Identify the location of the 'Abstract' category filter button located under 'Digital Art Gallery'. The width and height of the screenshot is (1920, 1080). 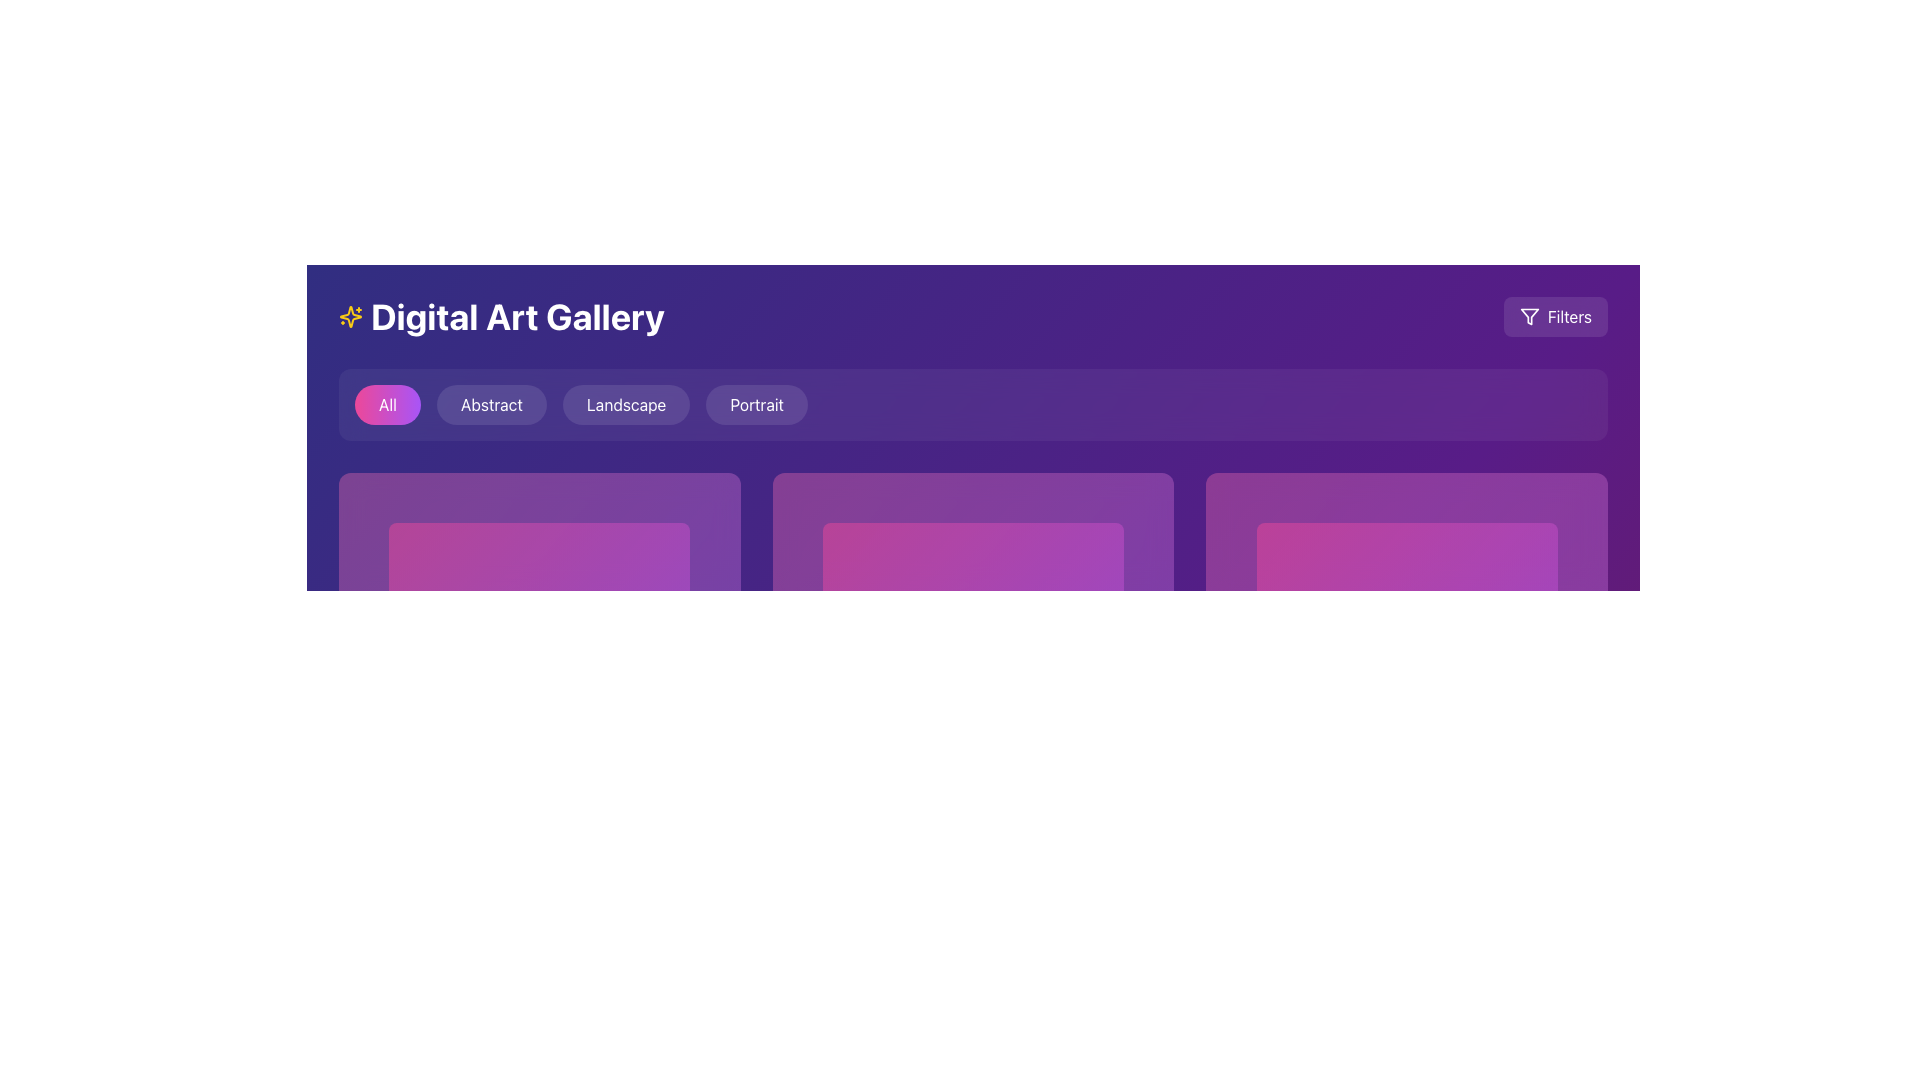
(491, 405).